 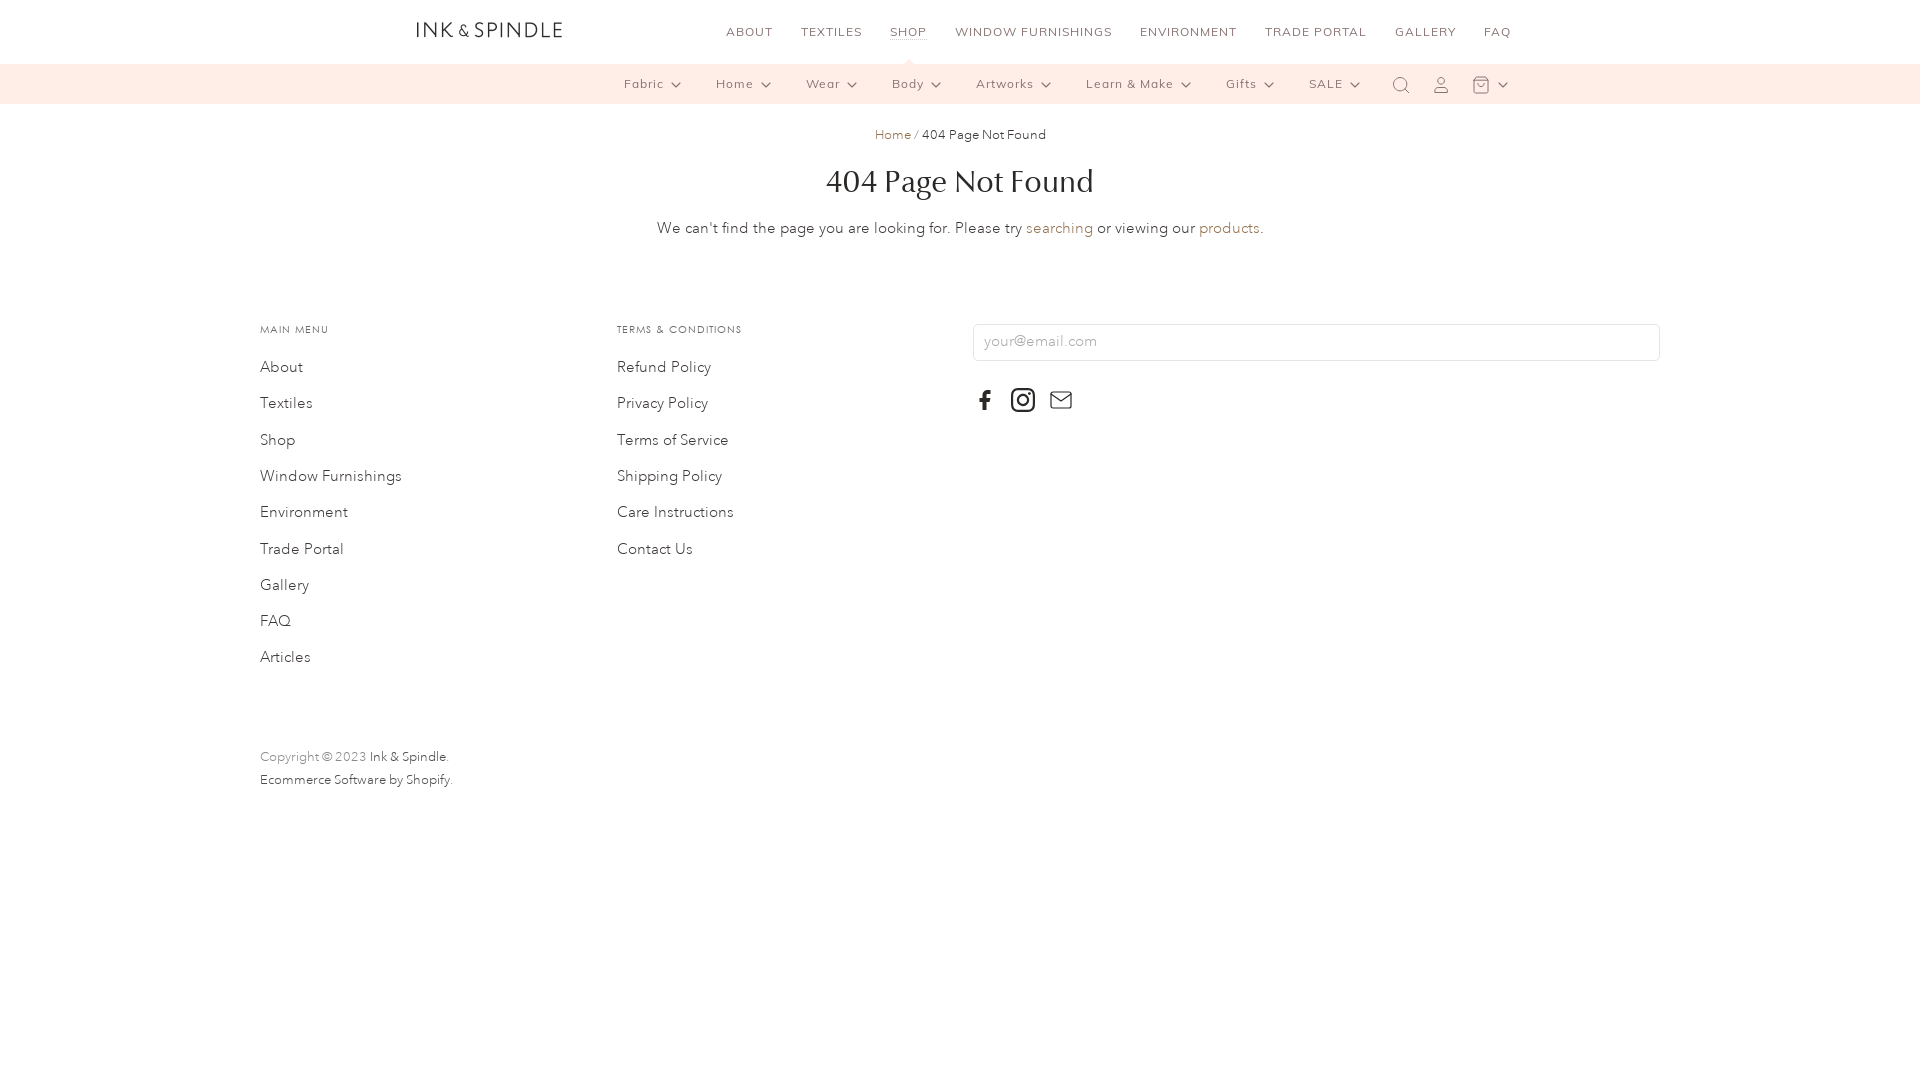 What do you see at coordinates (276, 439) in the screenshot?
I see `'Shop'` at bounding box center [276, 439].